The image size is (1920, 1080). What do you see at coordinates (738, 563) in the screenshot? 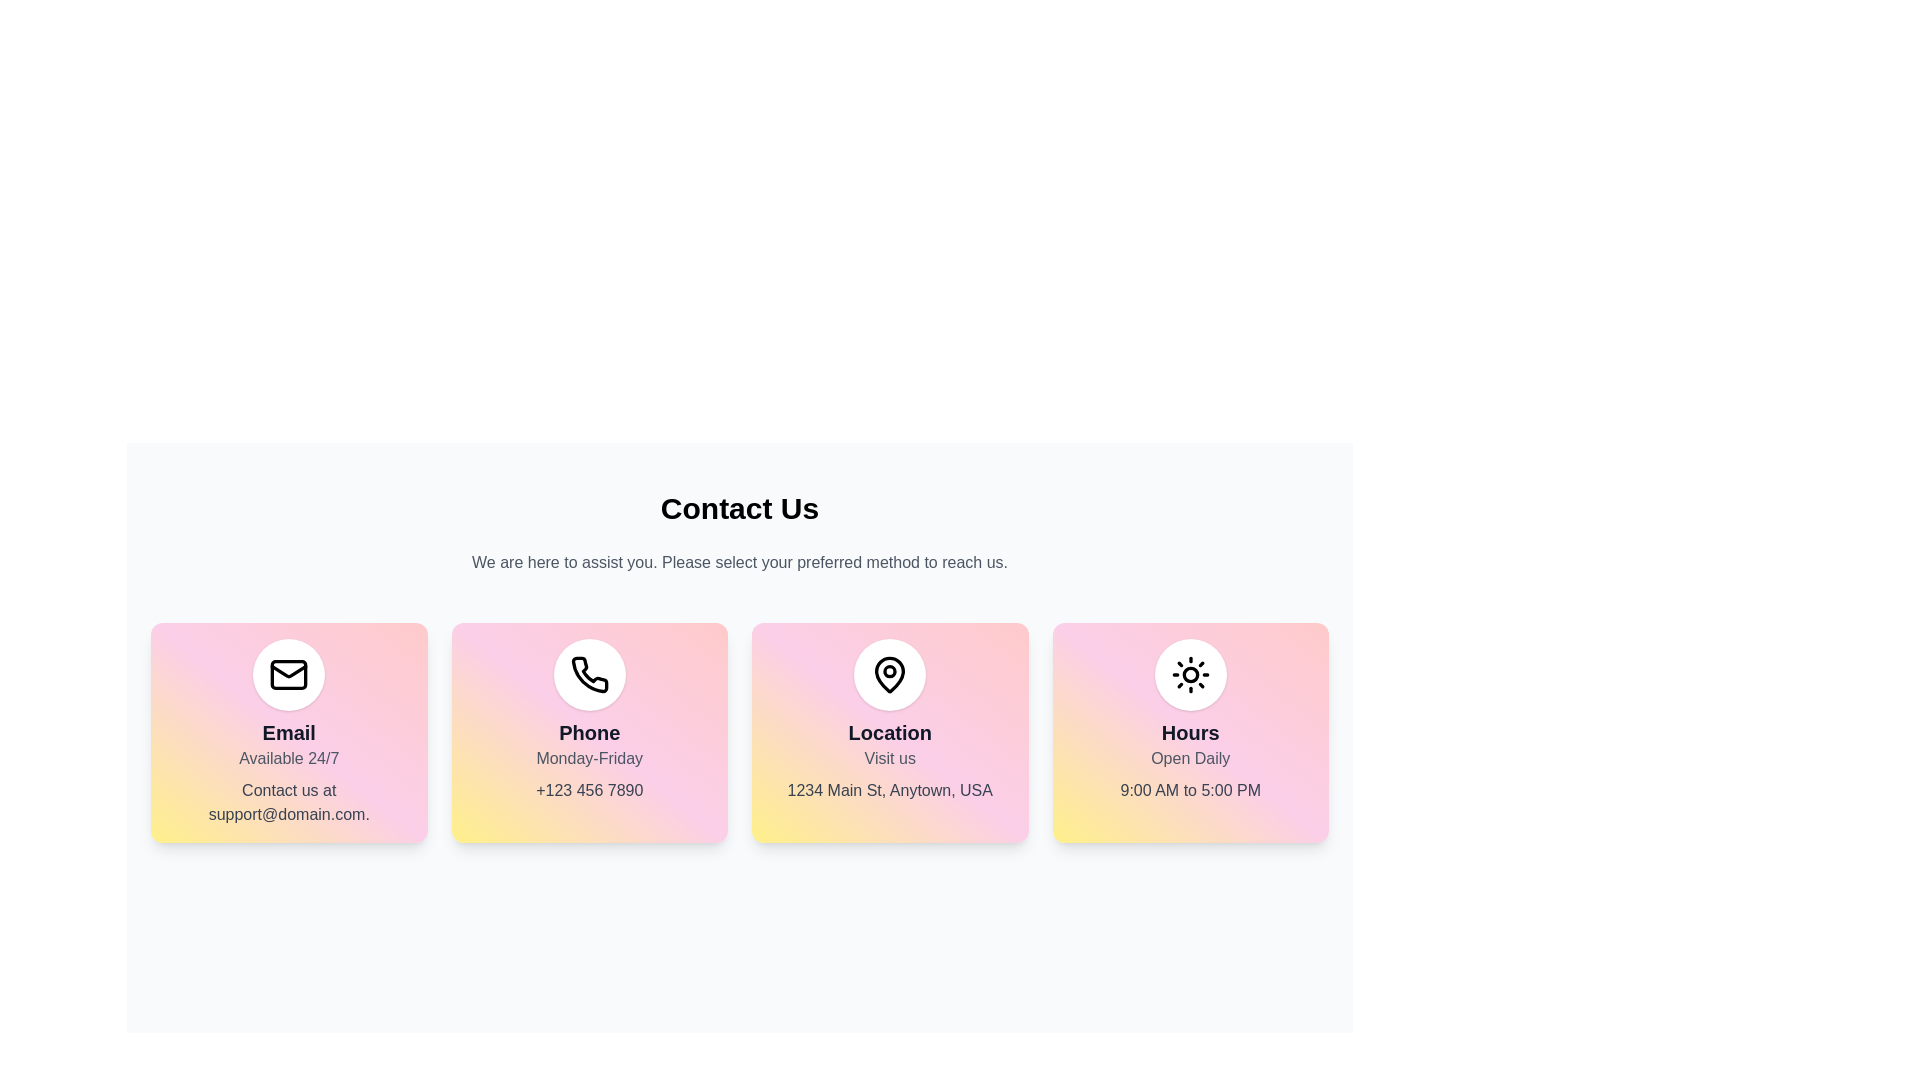
I see `informational text located below the 'Contact Us' heading and above the options grid, which guides users on available contact methods` at bounding box center [738, 563].